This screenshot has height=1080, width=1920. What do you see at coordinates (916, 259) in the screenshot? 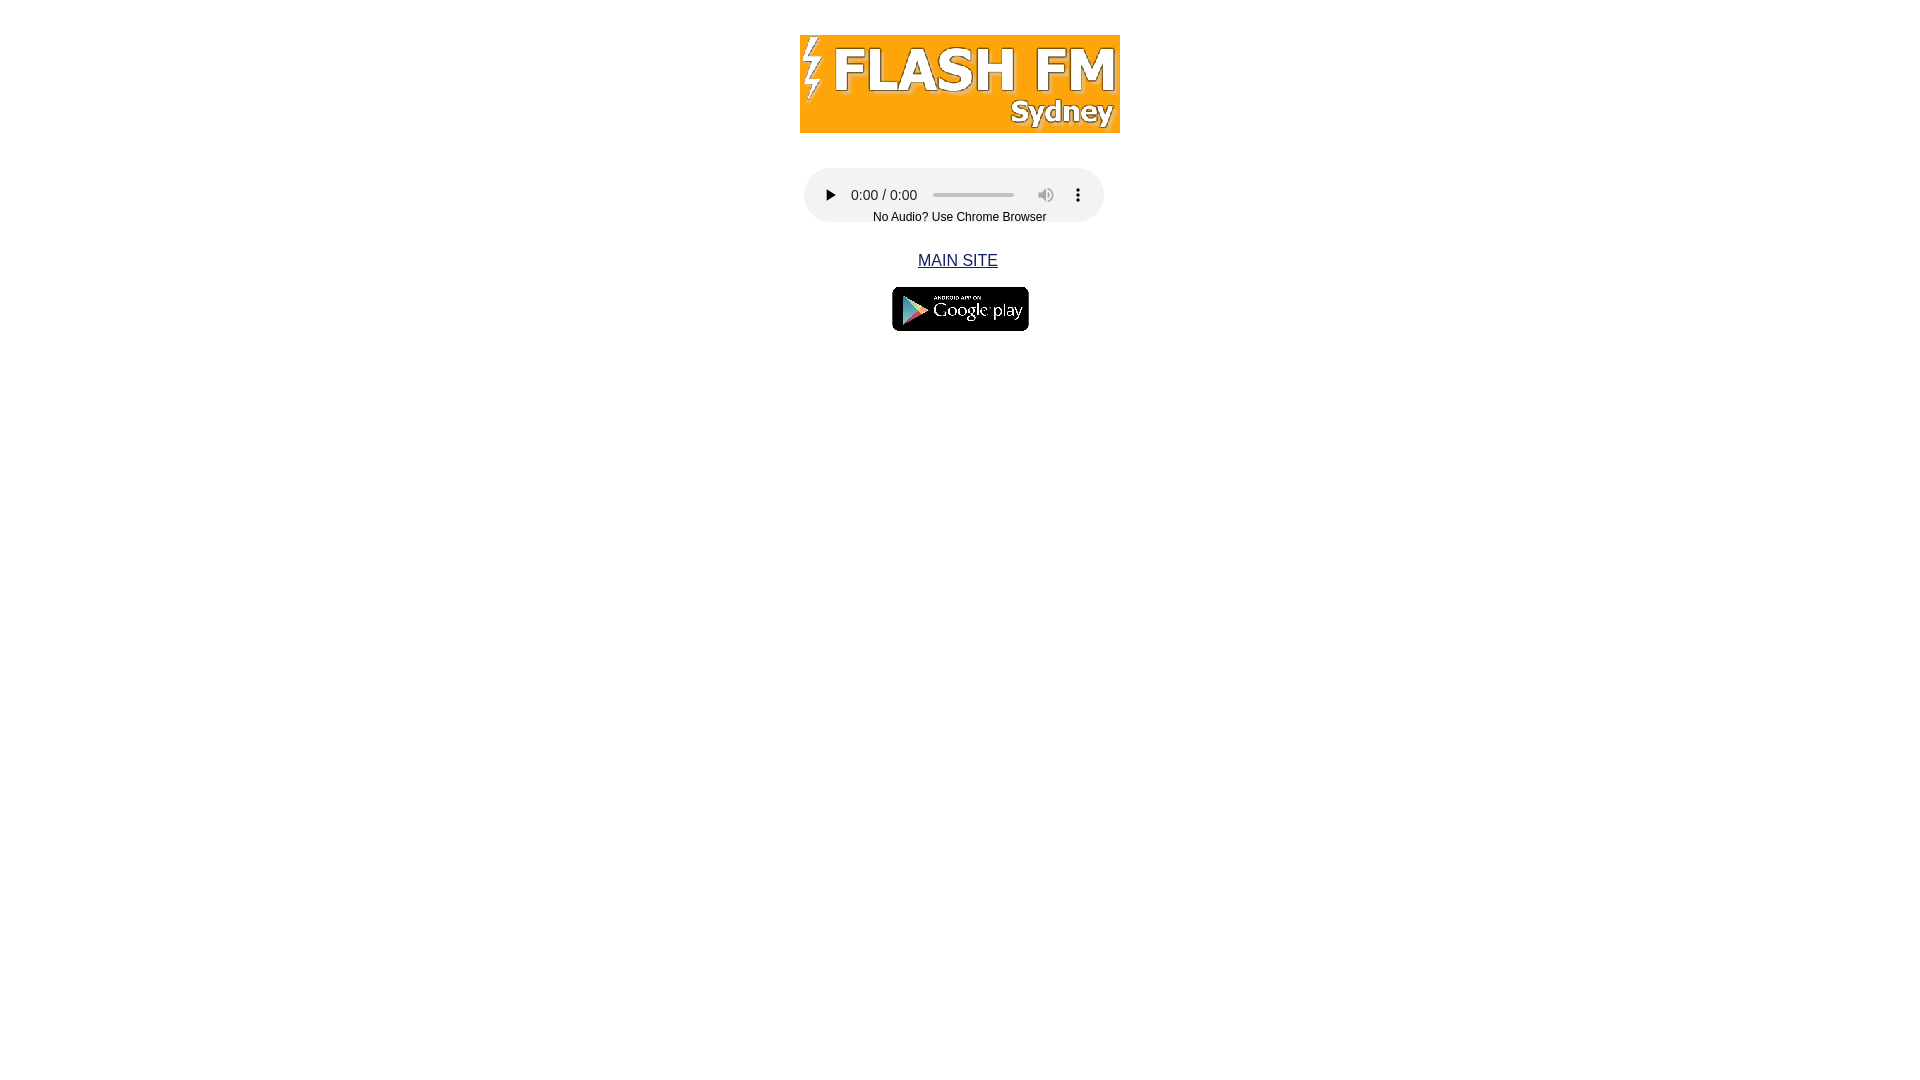
I see `'MAIN SITE'` at bounding box center [916, 259].